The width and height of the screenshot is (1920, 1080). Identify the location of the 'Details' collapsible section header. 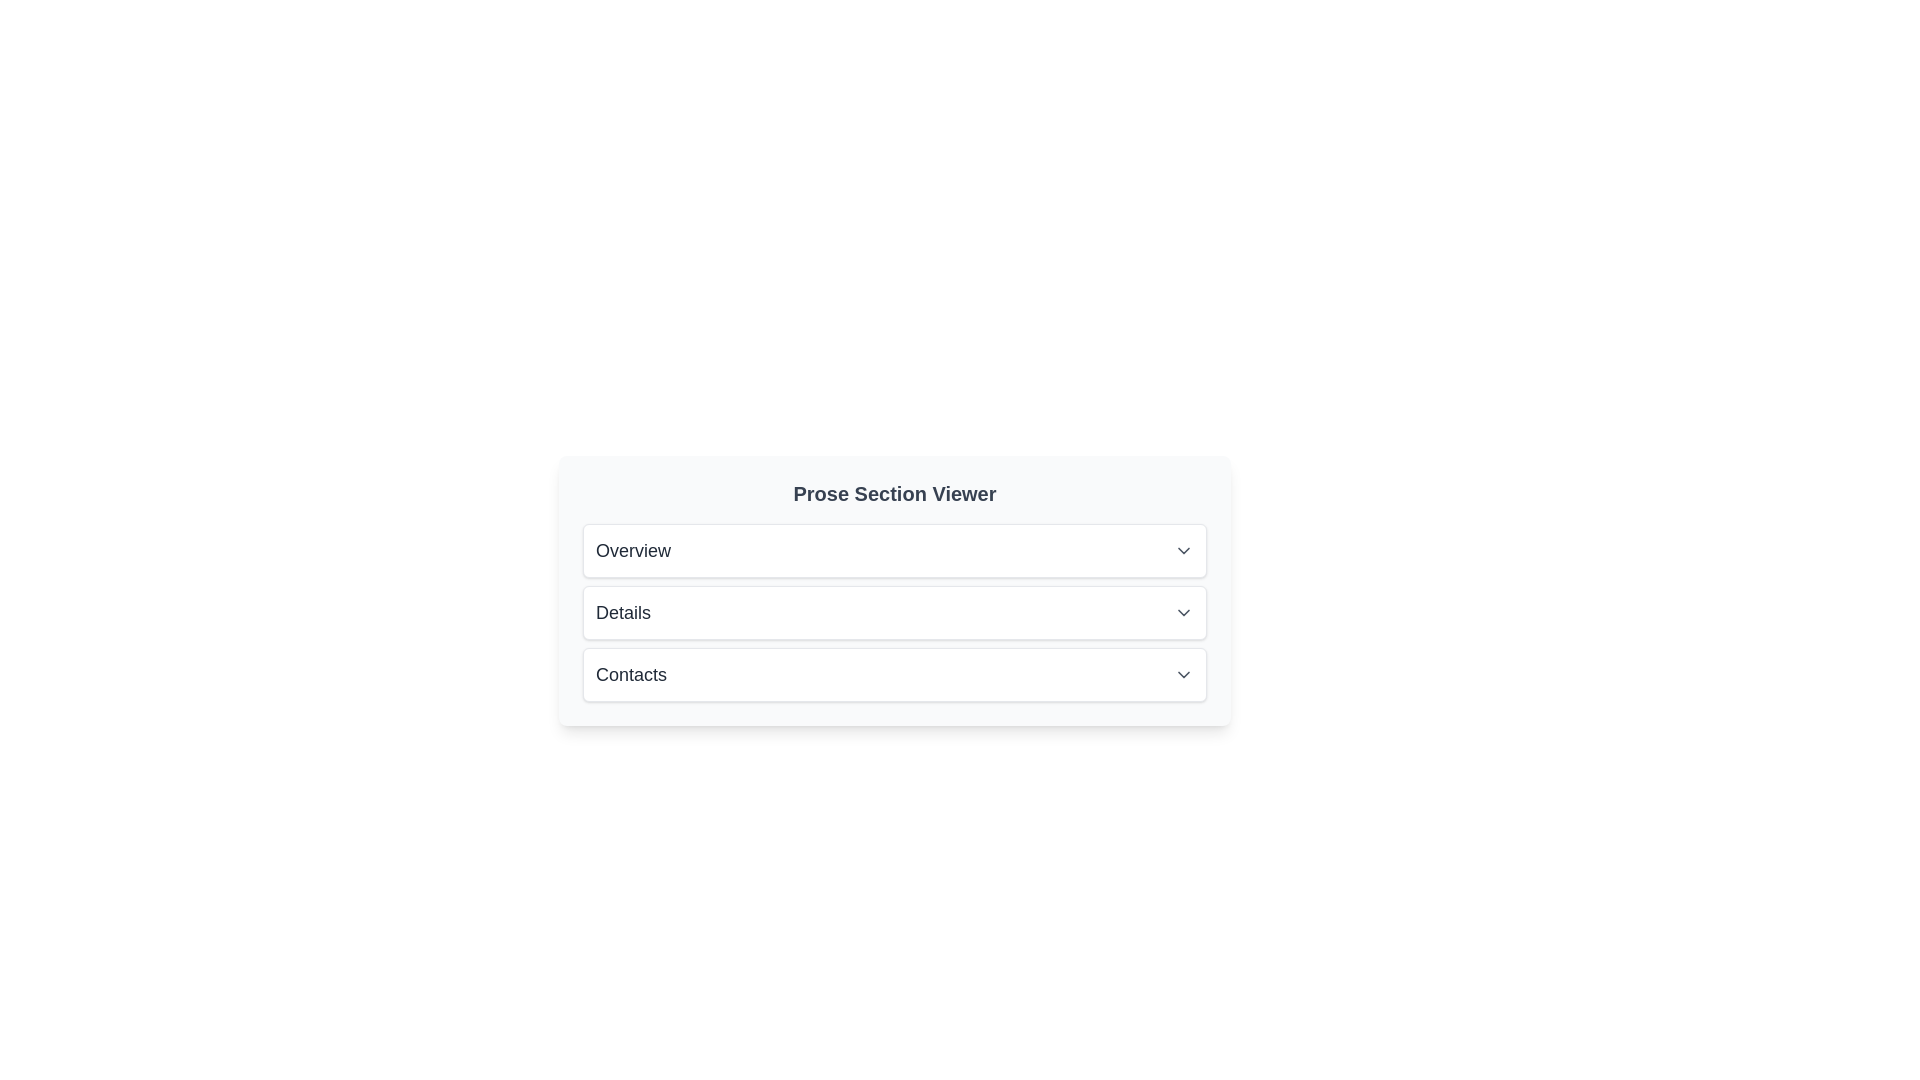
(893, 612).